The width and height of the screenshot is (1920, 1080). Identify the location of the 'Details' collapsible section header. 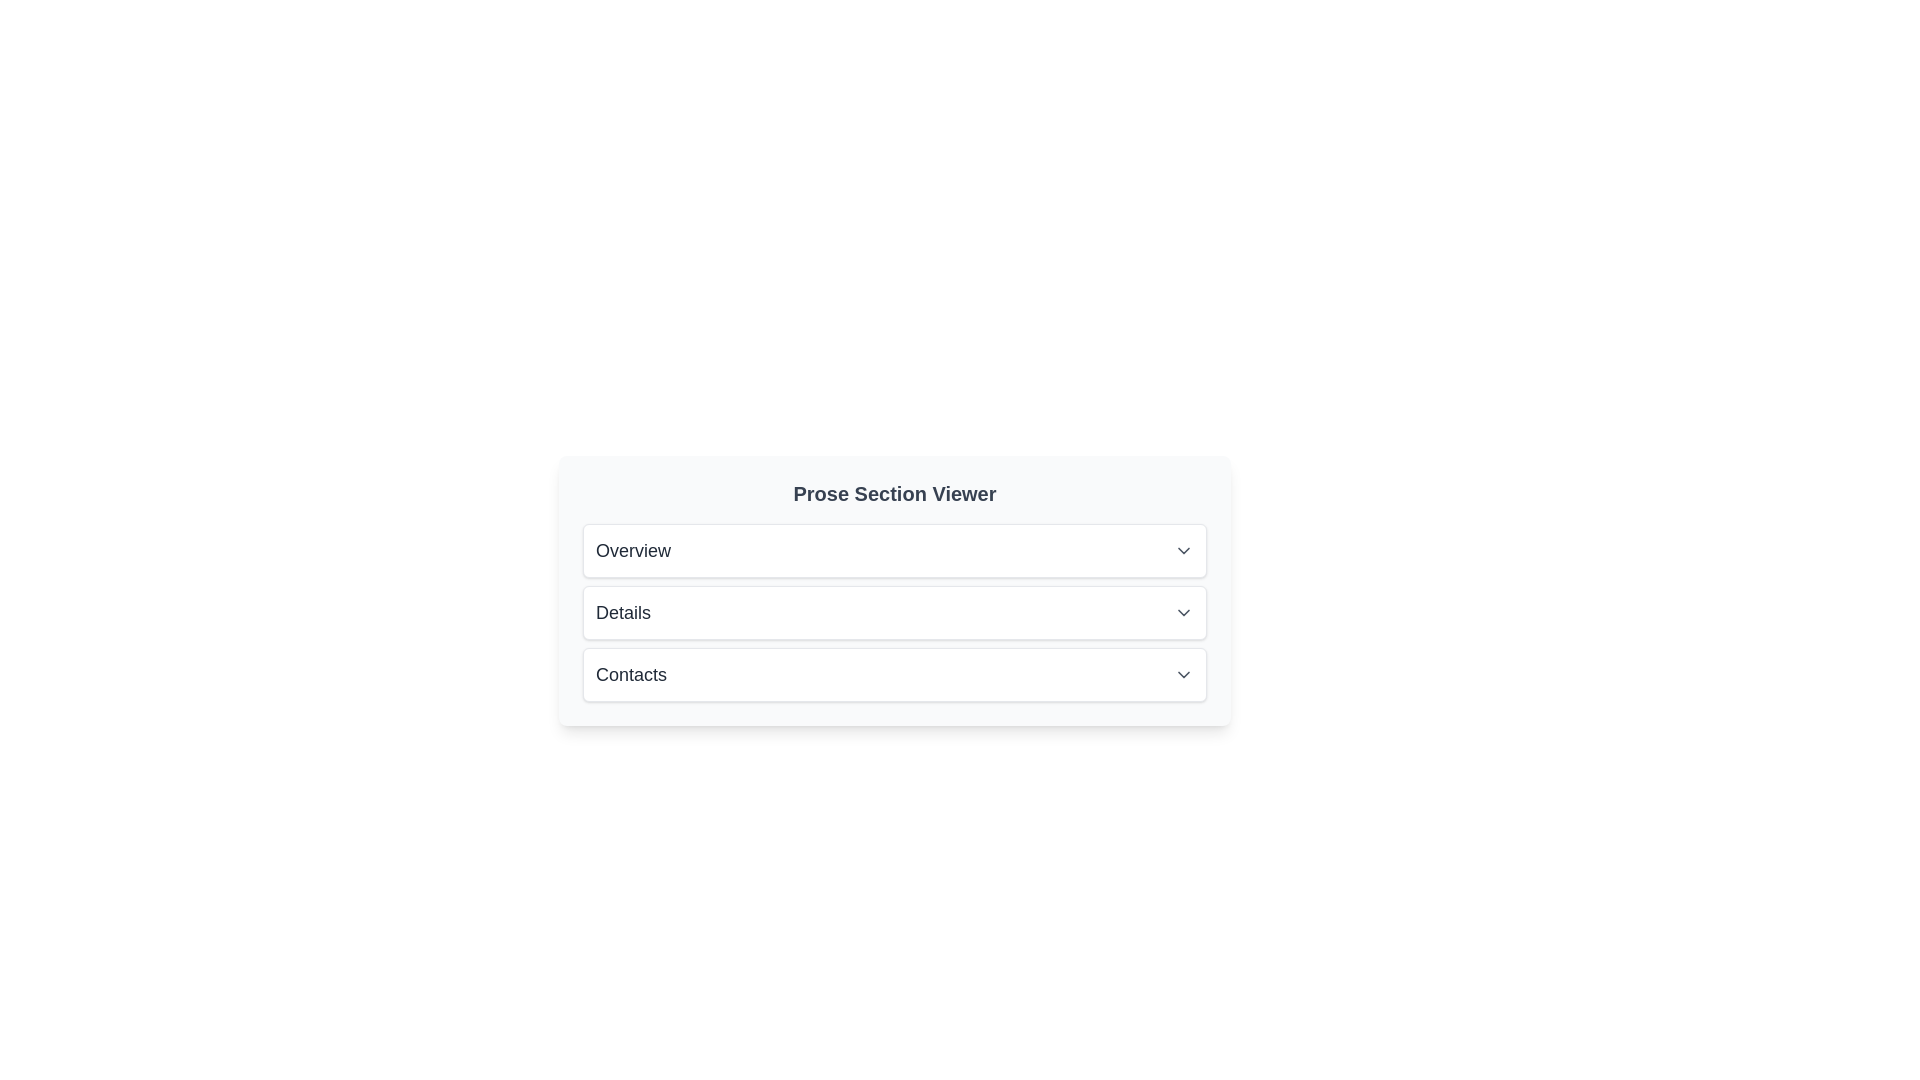
(893, 612).